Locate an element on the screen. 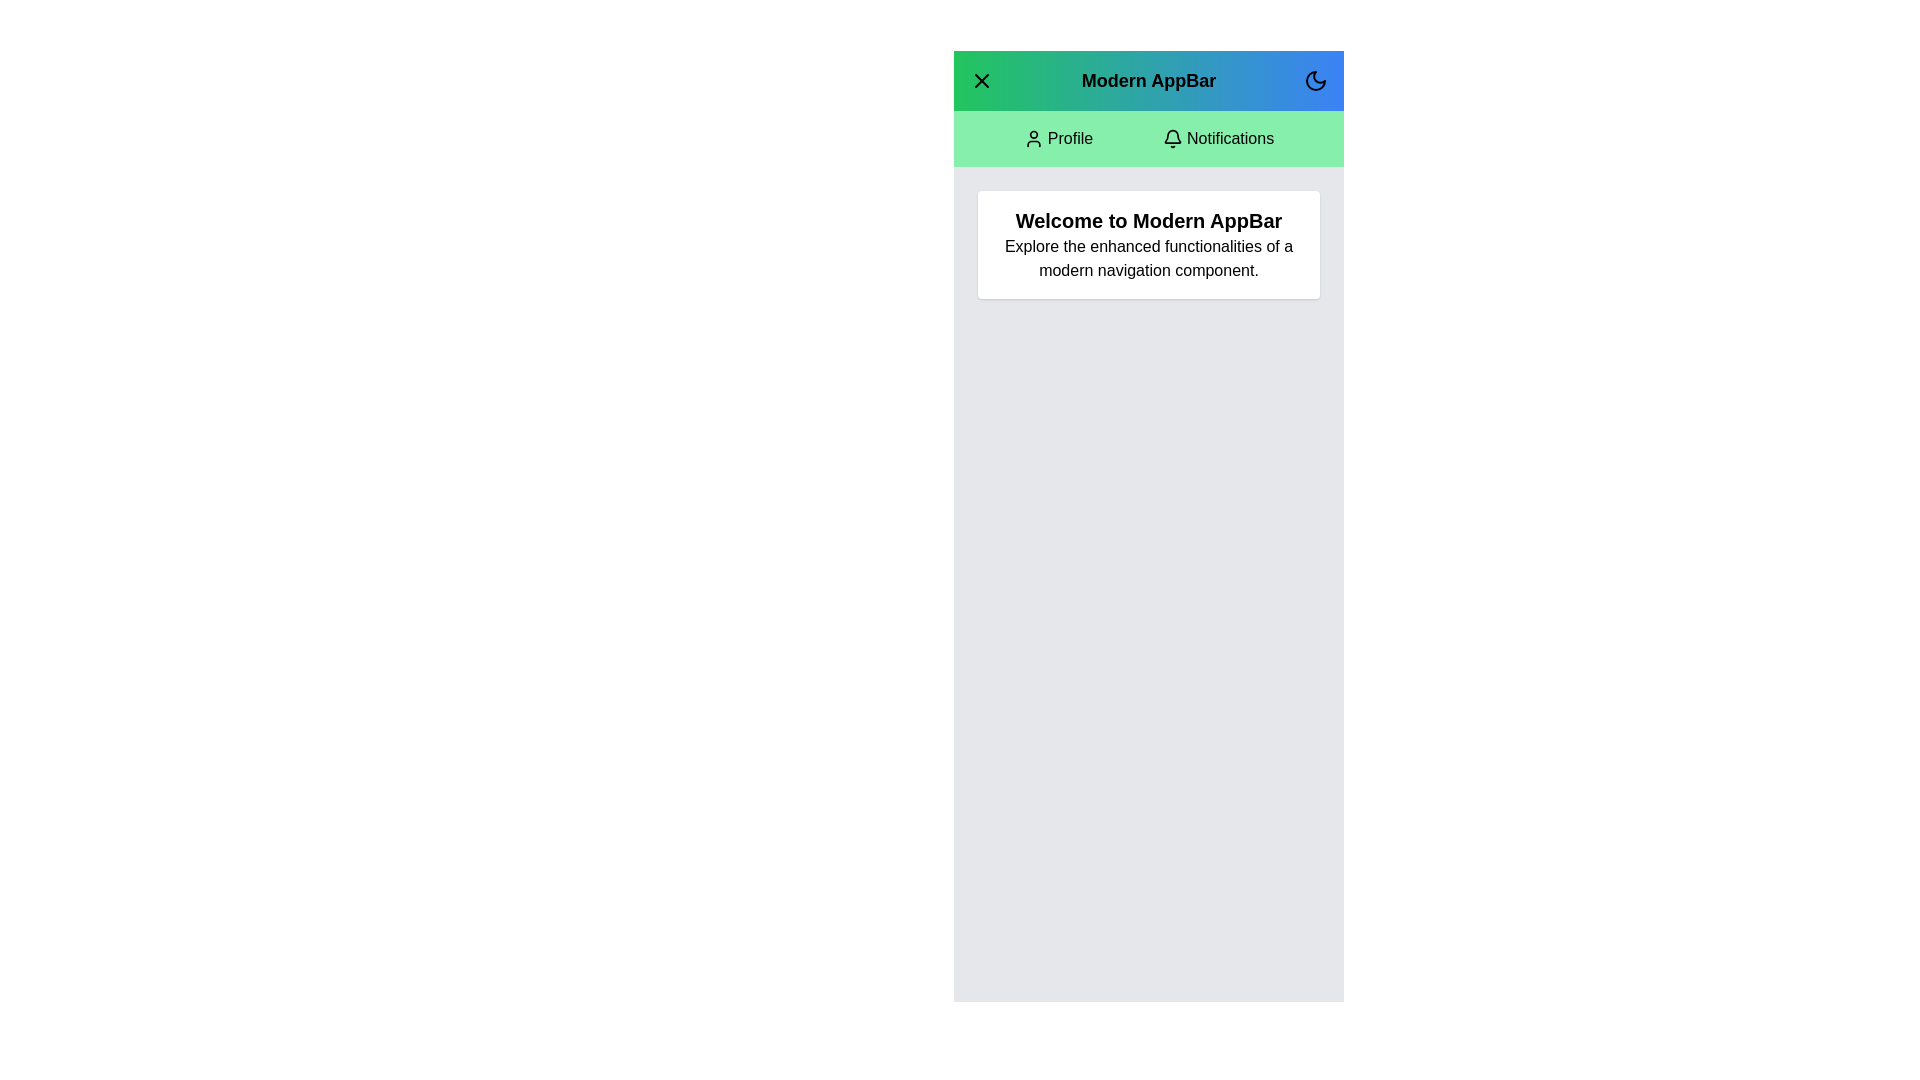 The height and width of the screenshot is (1080, 1920). dark mode toggle button to switch between light and dark modes is located at coordinates (1315, 80).